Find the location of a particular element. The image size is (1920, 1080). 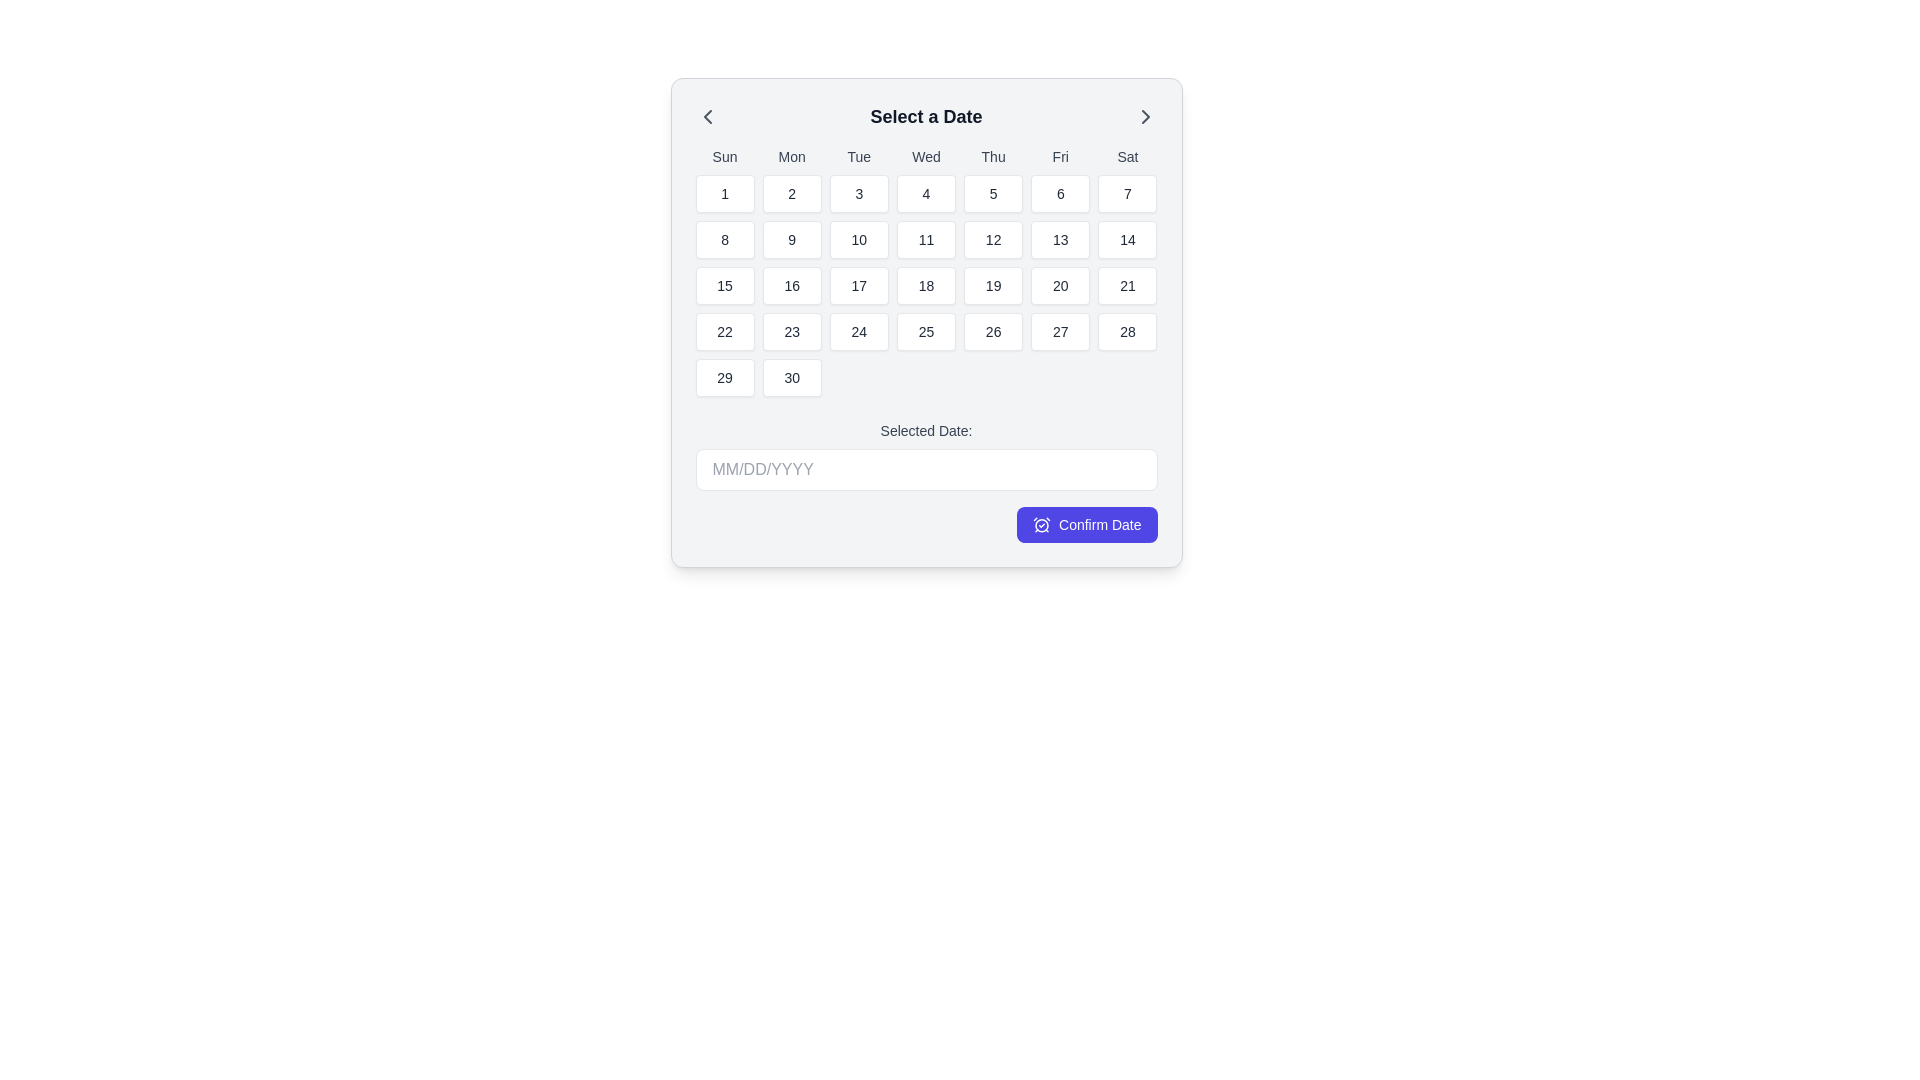

the day selection button for the 13th in the calendar interface, located in the sixth column (Friday) and third row of the calendar grid is located at coordinates (1059, 238).